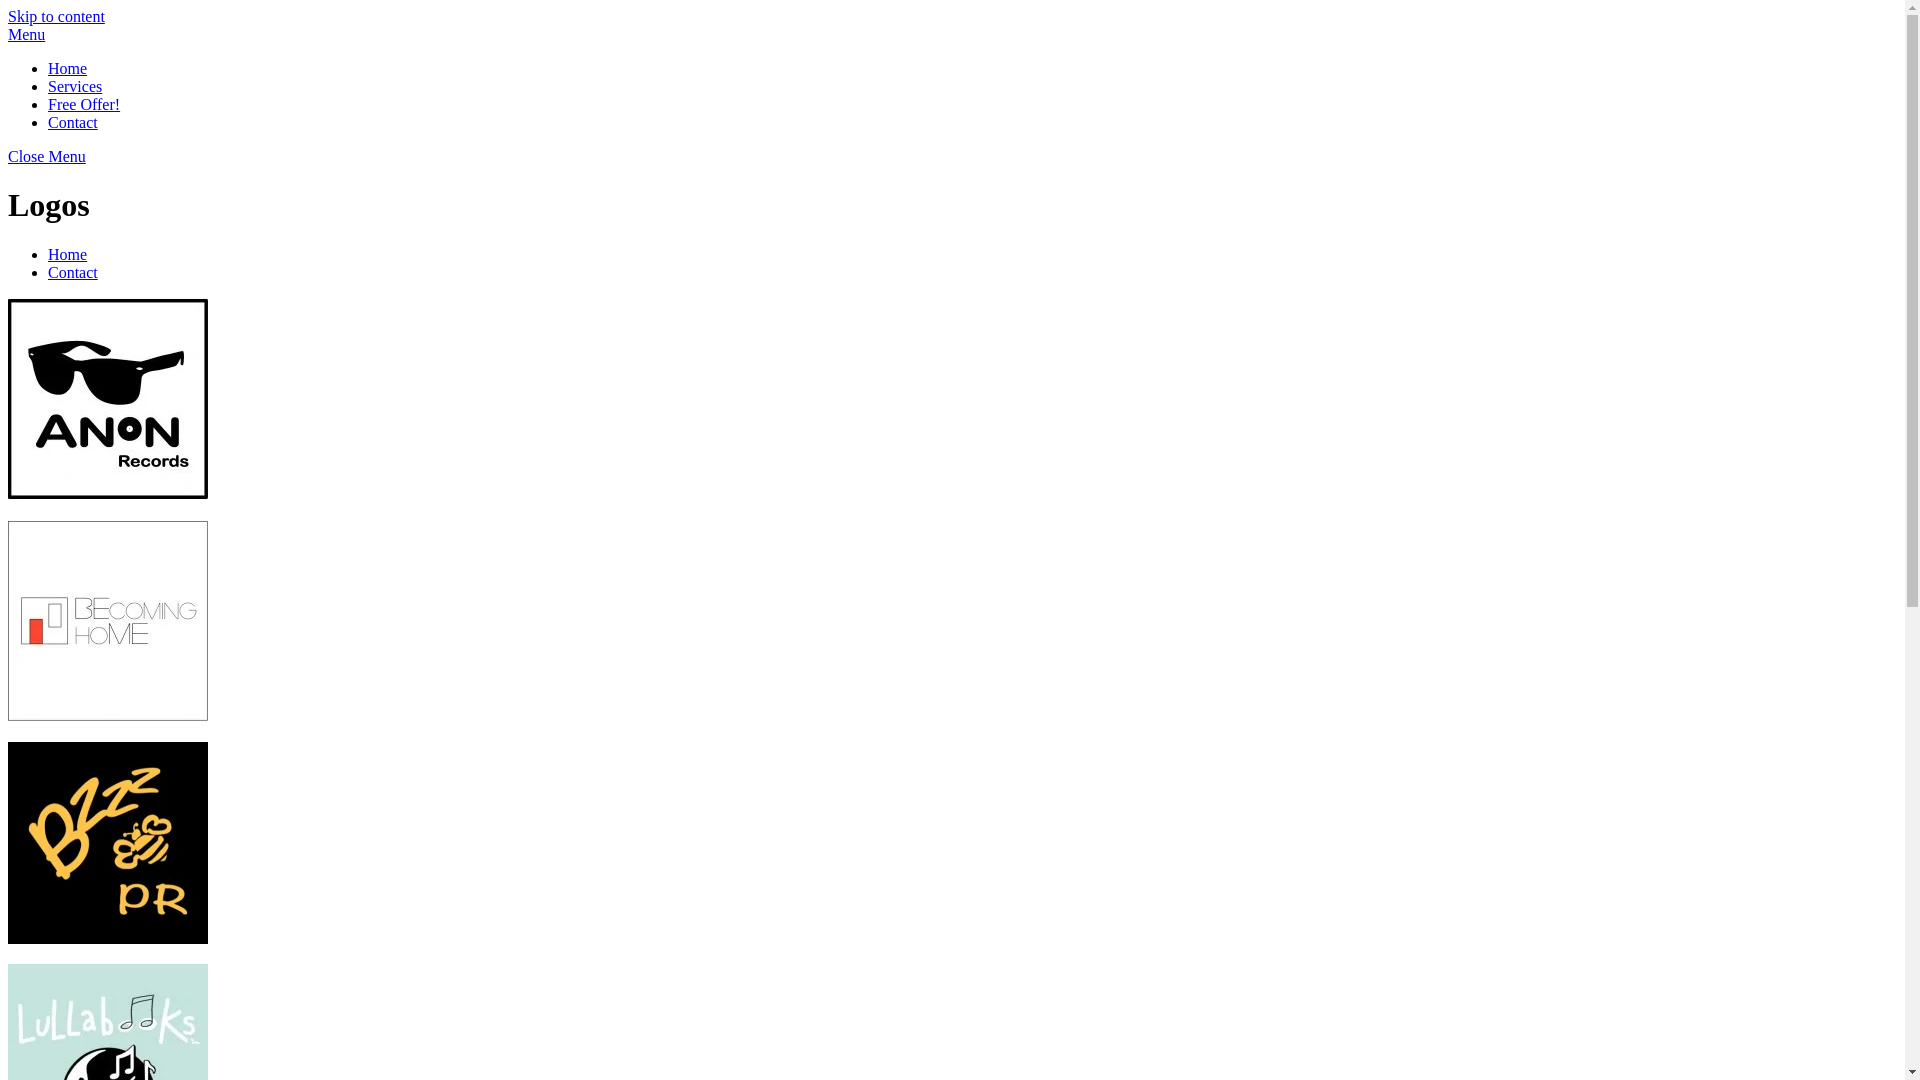  What do you see at coordinates (107, 398) in the screenshot?
I see `'ANON-logo-no-shh'` at bounding box center [107, 398].